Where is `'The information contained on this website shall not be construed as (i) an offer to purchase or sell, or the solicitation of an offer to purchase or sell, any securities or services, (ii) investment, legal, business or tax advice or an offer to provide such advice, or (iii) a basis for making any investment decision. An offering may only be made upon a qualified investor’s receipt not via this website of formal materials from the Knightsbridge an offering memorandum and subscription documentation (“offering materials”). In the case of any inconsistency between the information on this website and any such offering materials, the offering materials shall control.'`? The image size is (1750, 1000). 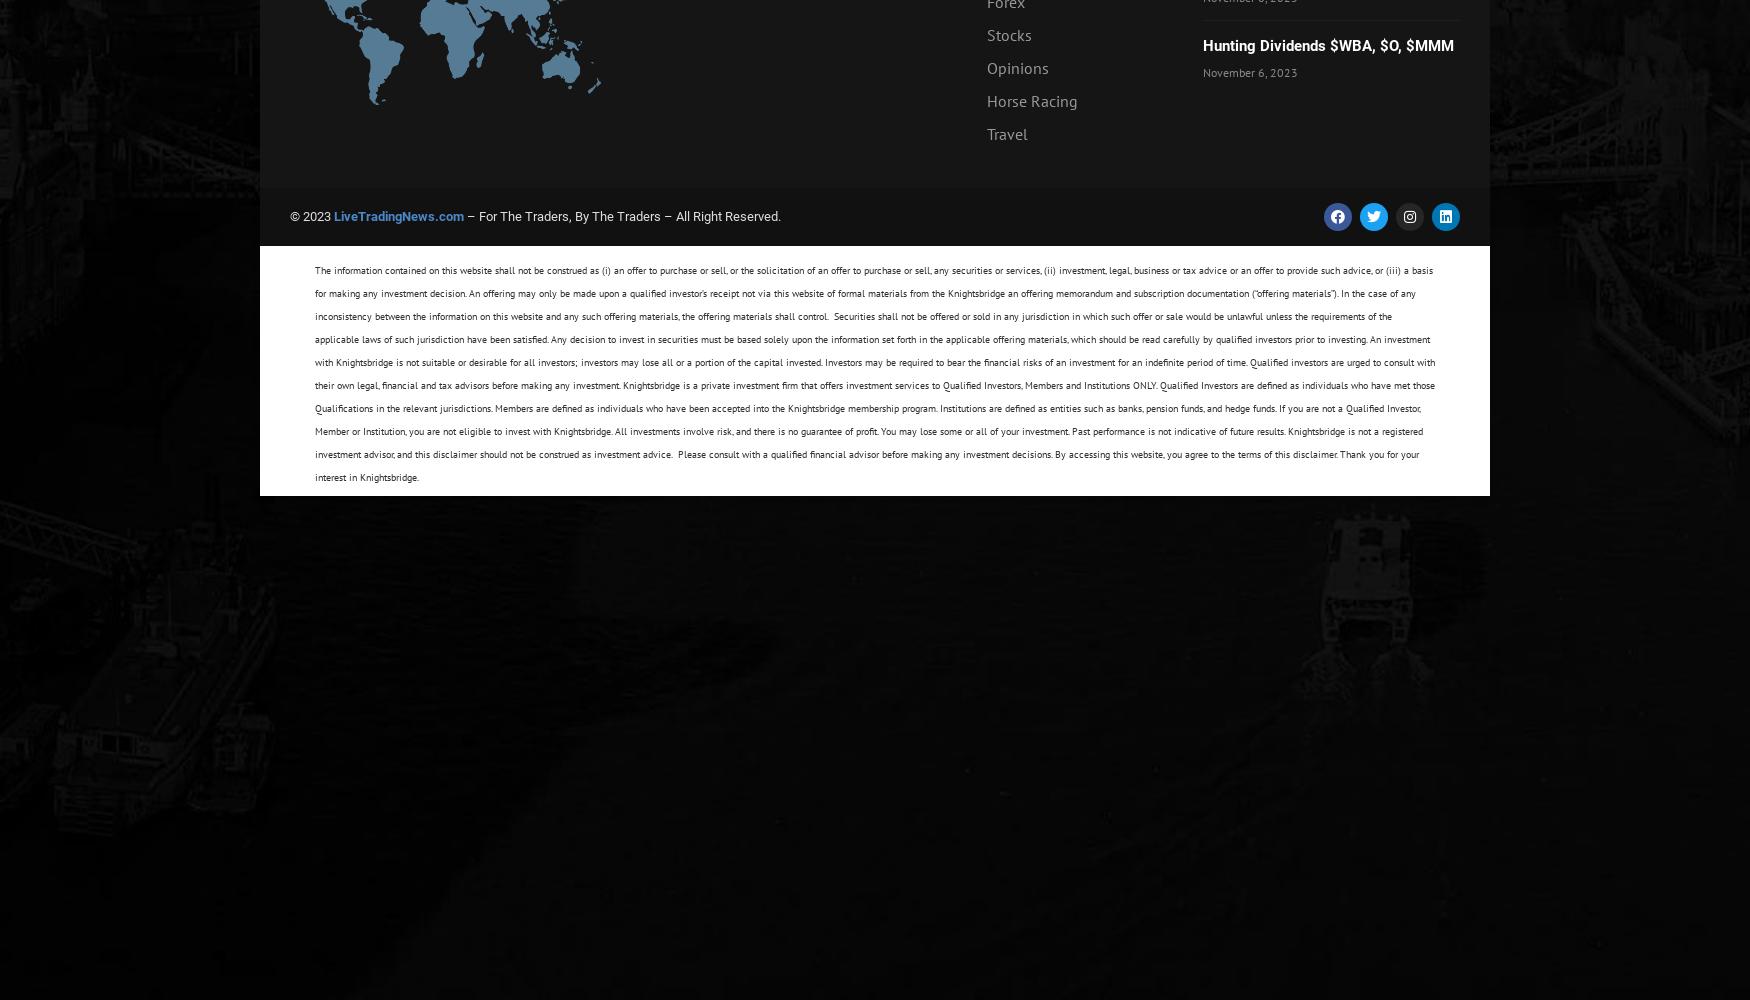
'The information contained on this website shall not be construed as (i) an offer to purchase or sell, or the solicitation of an offer to purchase or sell, any securities or services, (ii) investment, legal, business or tax advice or an offer to provide such advice, or (iii) a basis for making any investment decision. An offering may only be made upon a qualified investor’s receipt not via this website of formal materials from the Knightsbridge an offering memorandum and subscription documentation (“offering materials”). In the case of any inconsistency between the information on this website and any such offering materials, the offering materials shall control.' is located at coordinates (873, 293).